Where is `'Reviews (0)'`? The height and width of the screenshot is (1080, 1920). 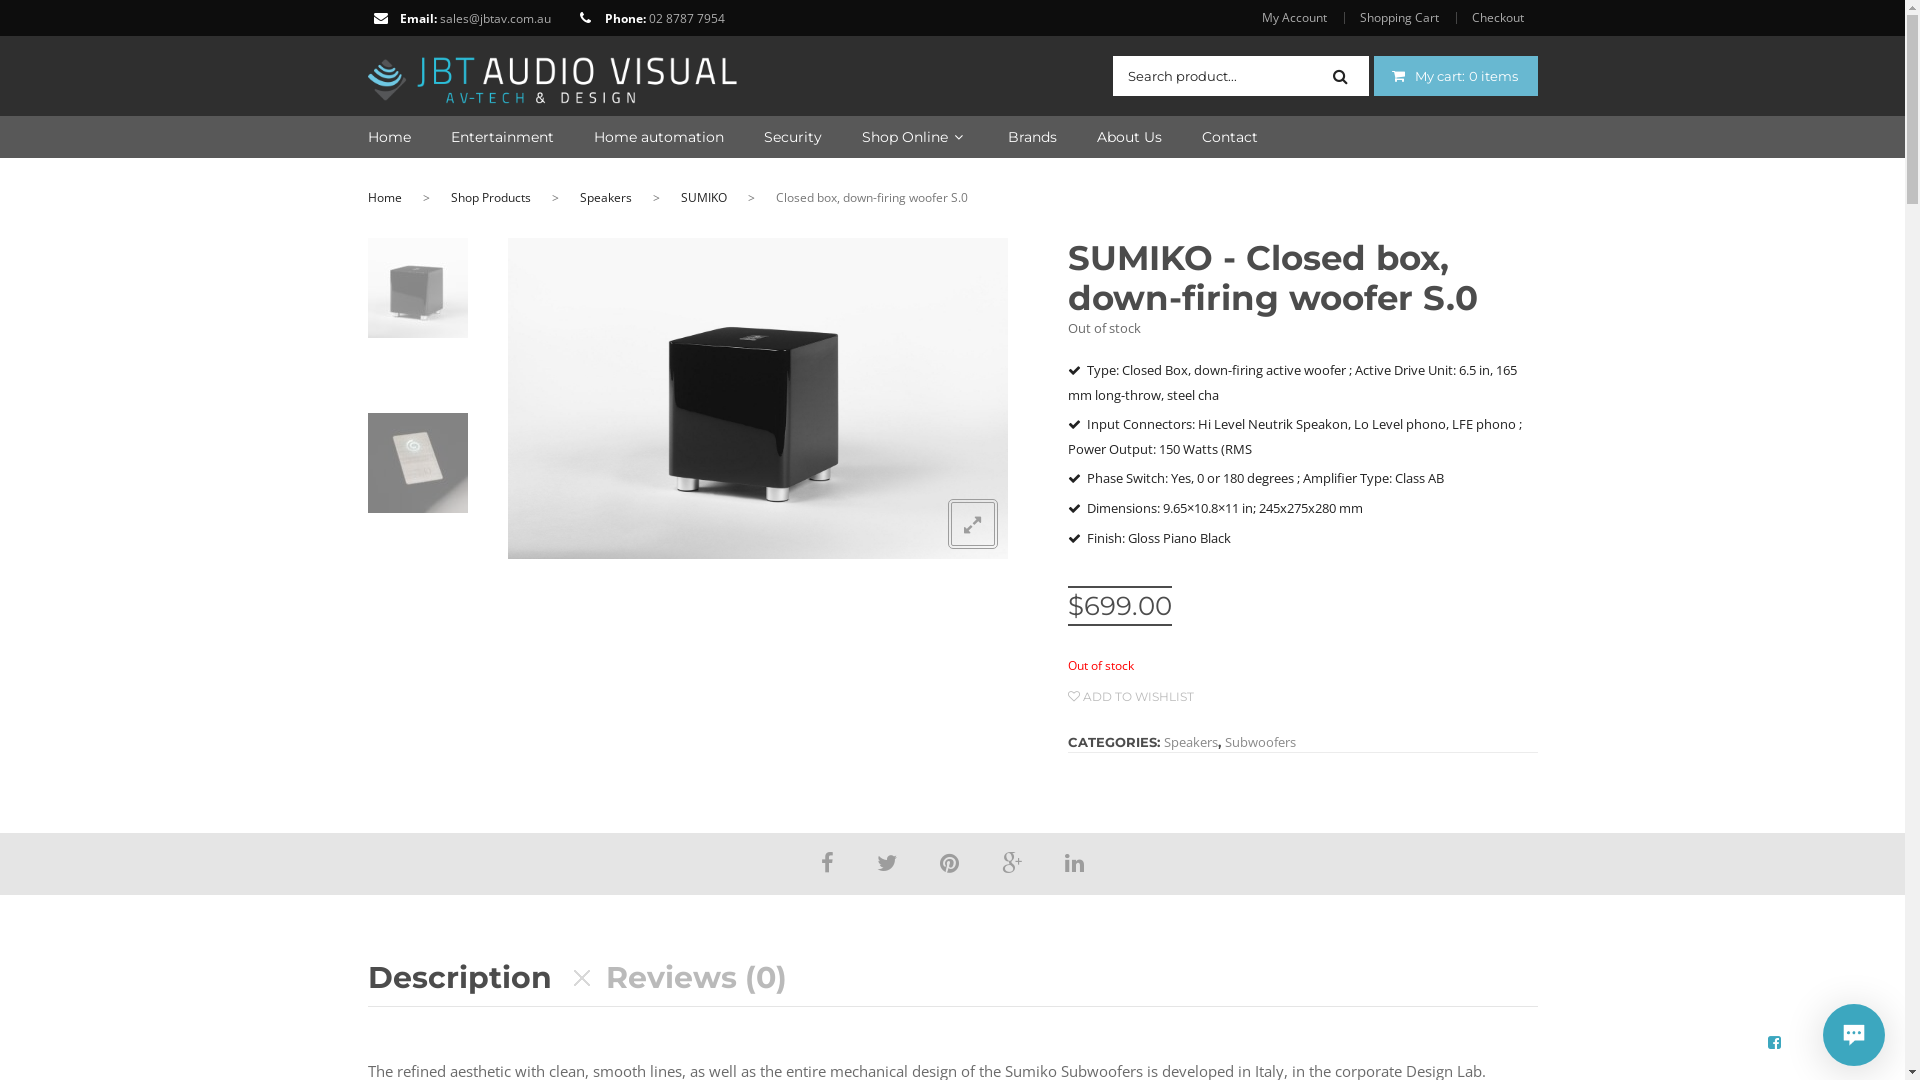
'Reviews (0)' is located at coordinates (696, 977).